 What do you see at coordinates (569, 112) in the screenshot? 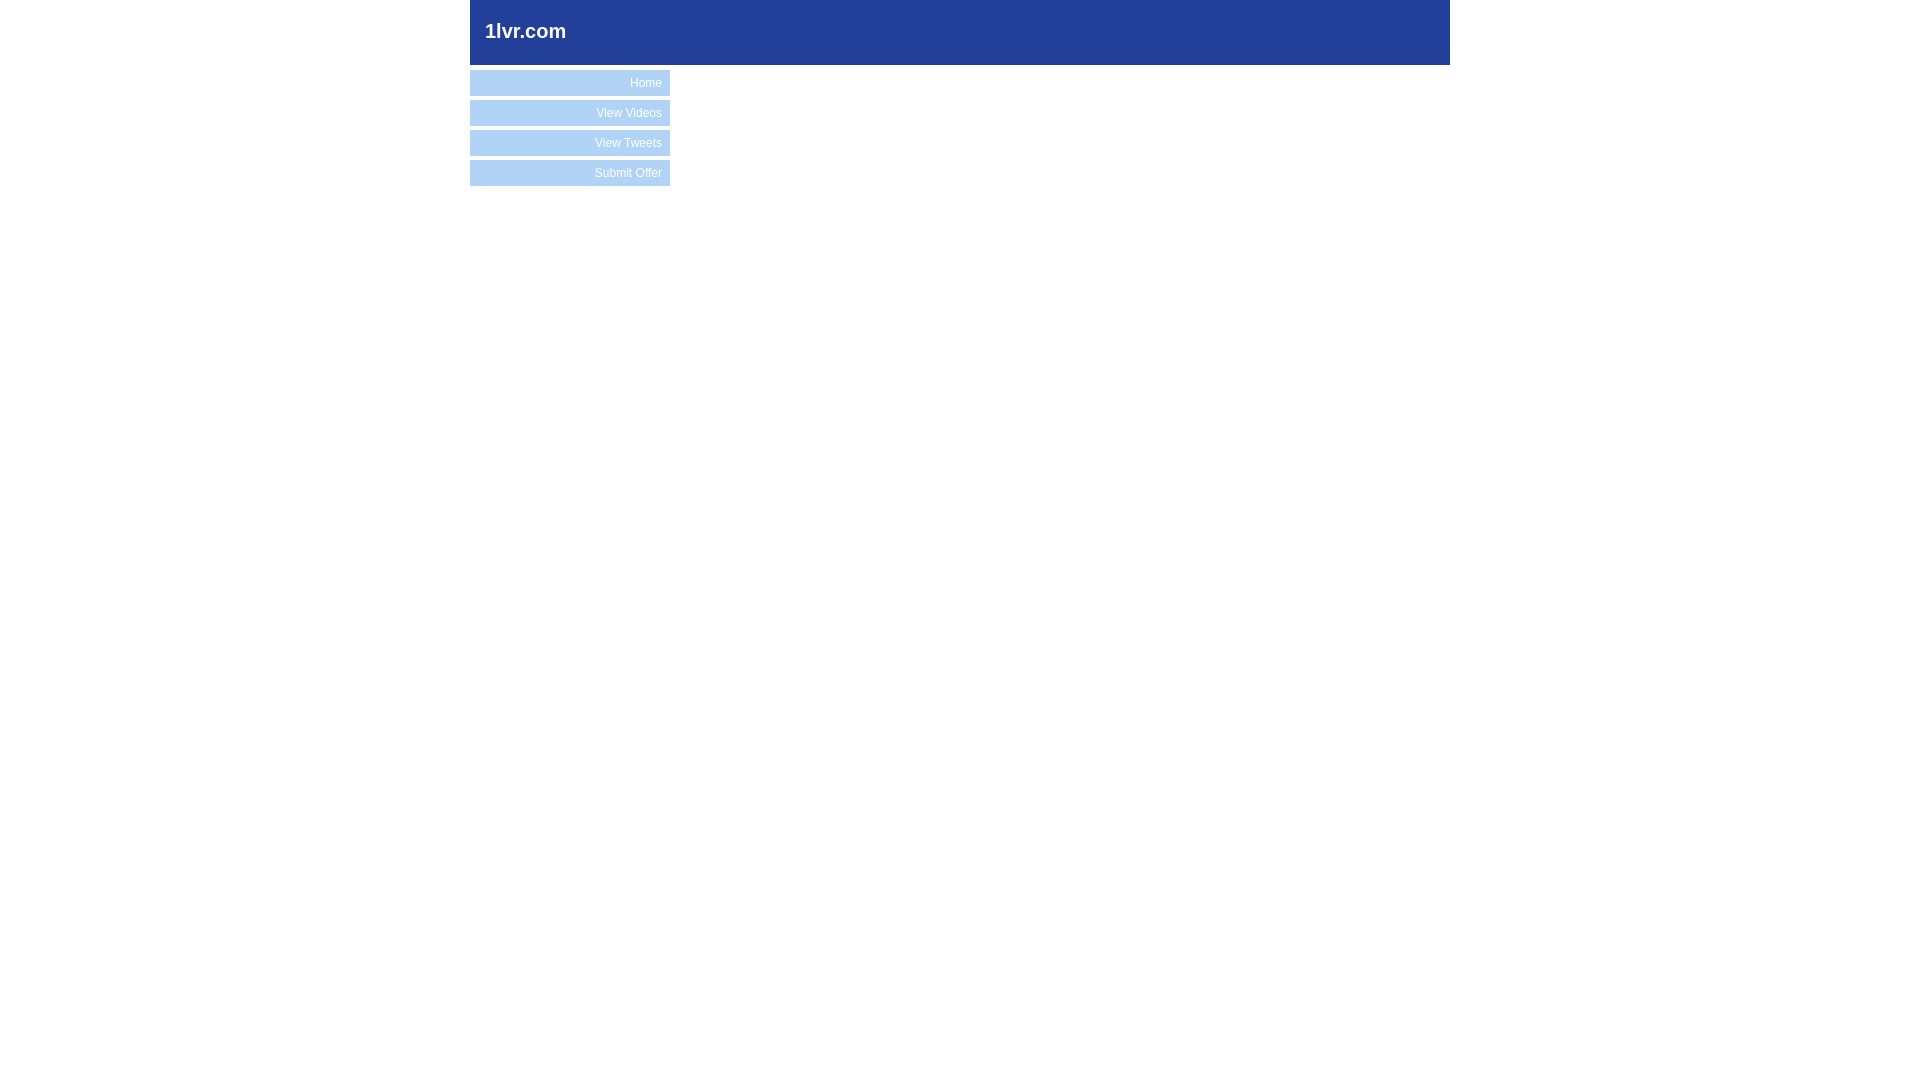
I see `'View Videos'` at bounding box center [569, 112].